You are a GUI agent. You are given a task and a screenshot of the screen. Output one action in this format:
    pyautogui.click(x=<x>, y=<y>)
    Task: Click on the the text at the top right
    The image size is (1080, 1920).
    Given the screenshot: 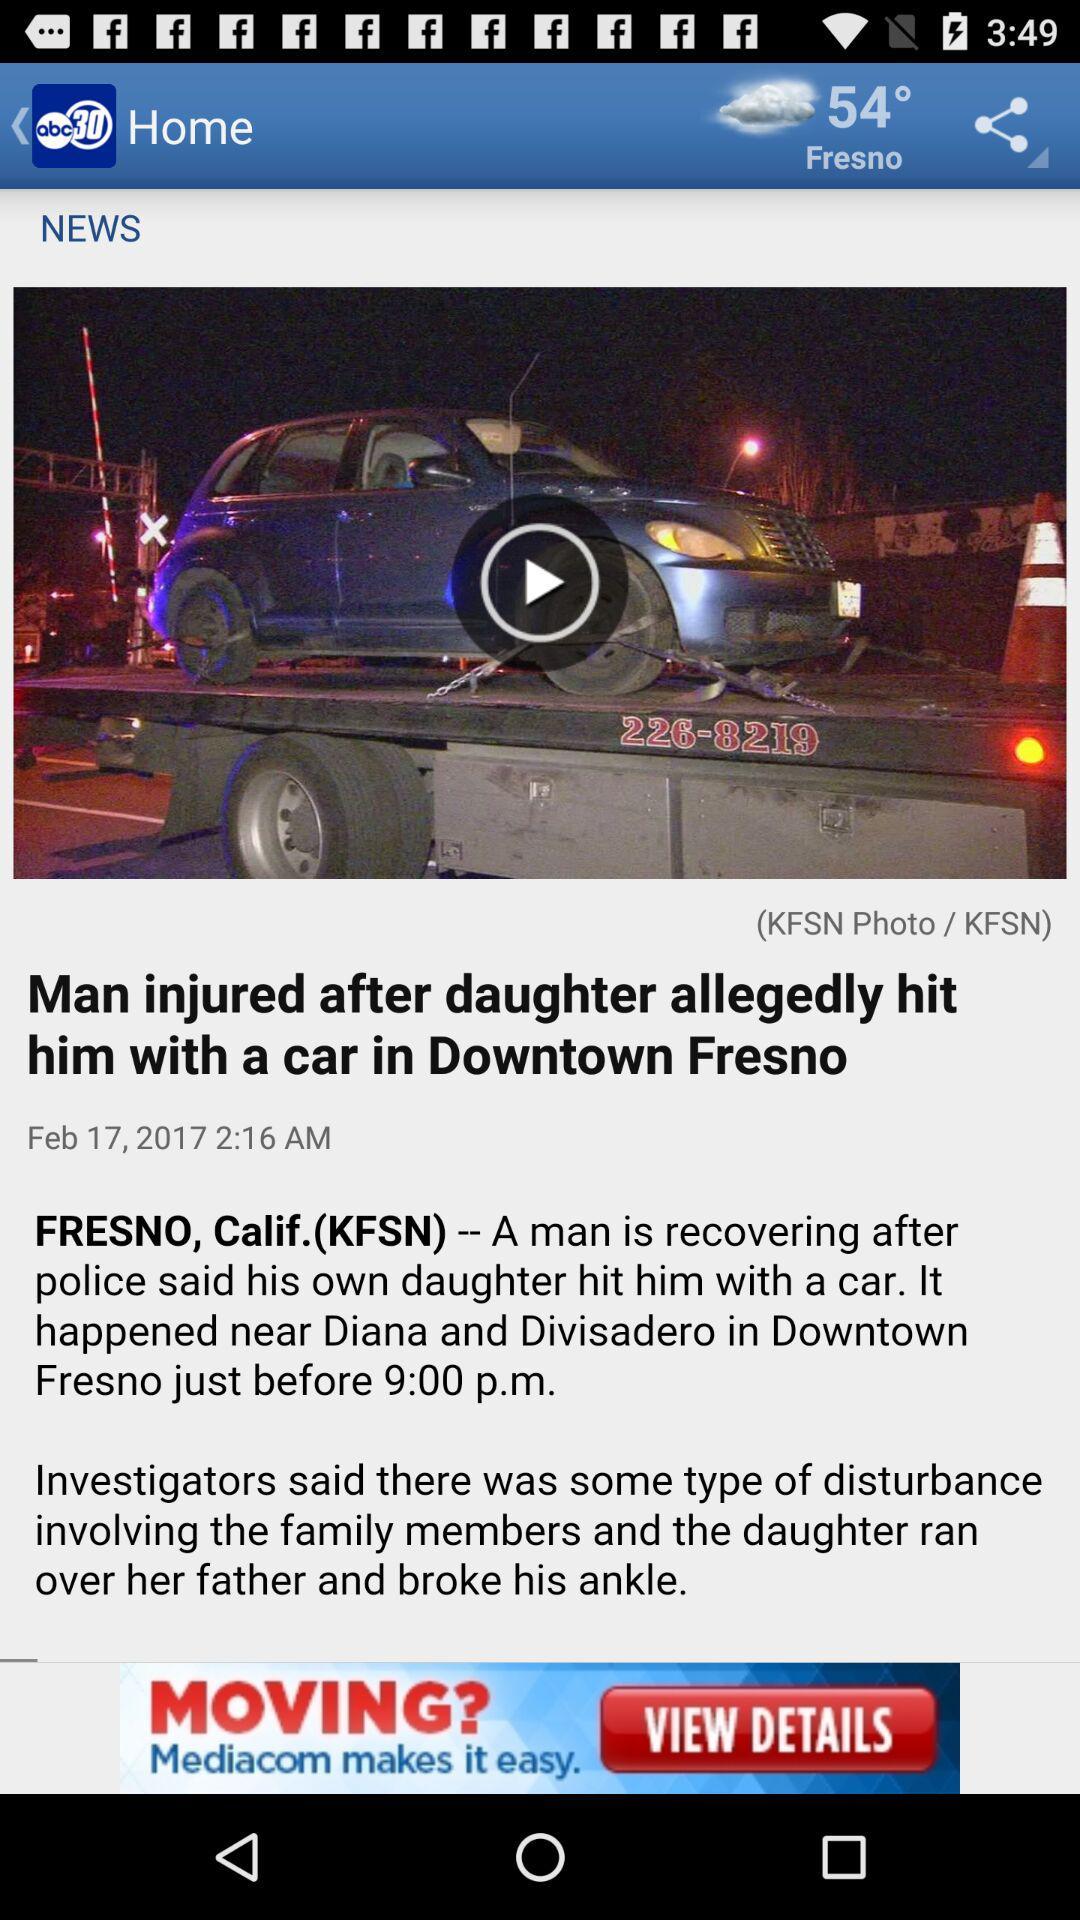 What is the action you would take?
    pyautogui.click(x=806, y=124)
    